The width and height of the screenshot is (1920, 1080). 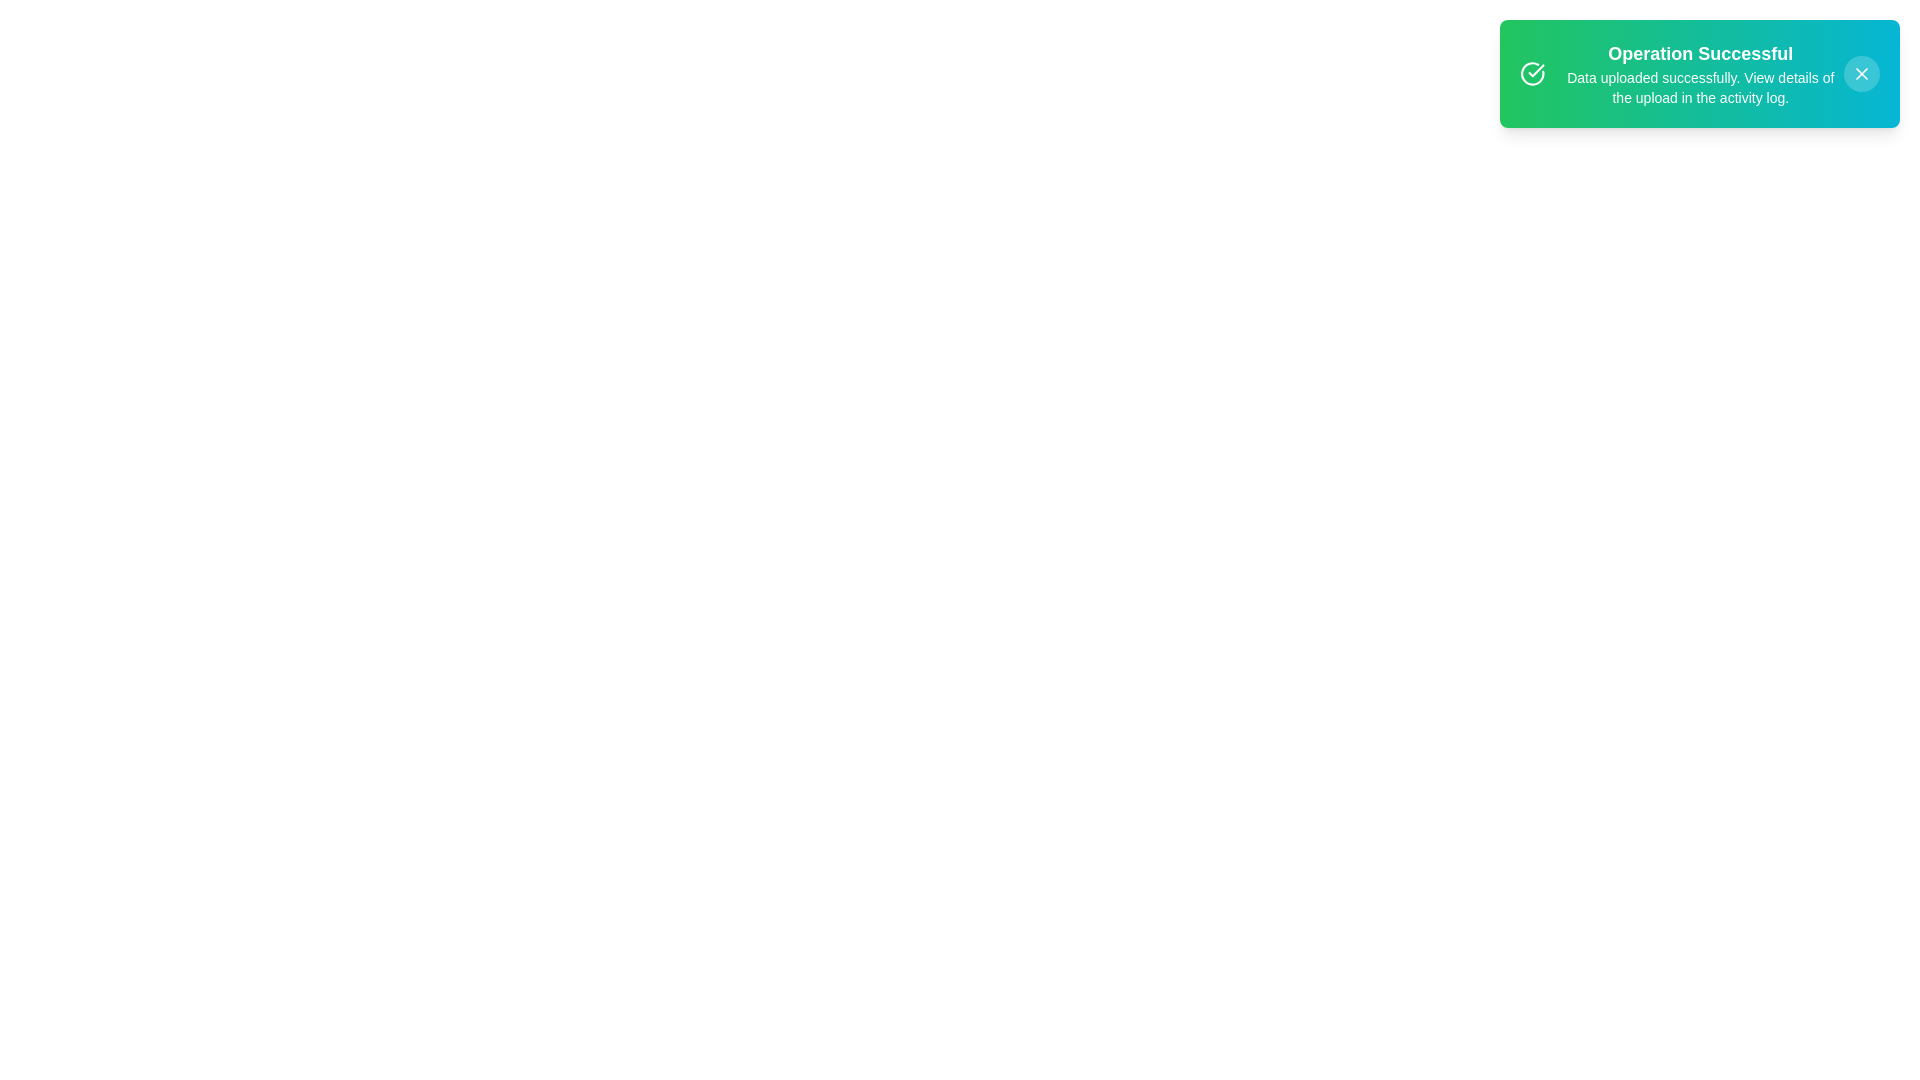 I want to click on the success icon located at the leftmost side of the notification box, adjacent to the text 'Operation Successful', so click(x=1531, y=72).